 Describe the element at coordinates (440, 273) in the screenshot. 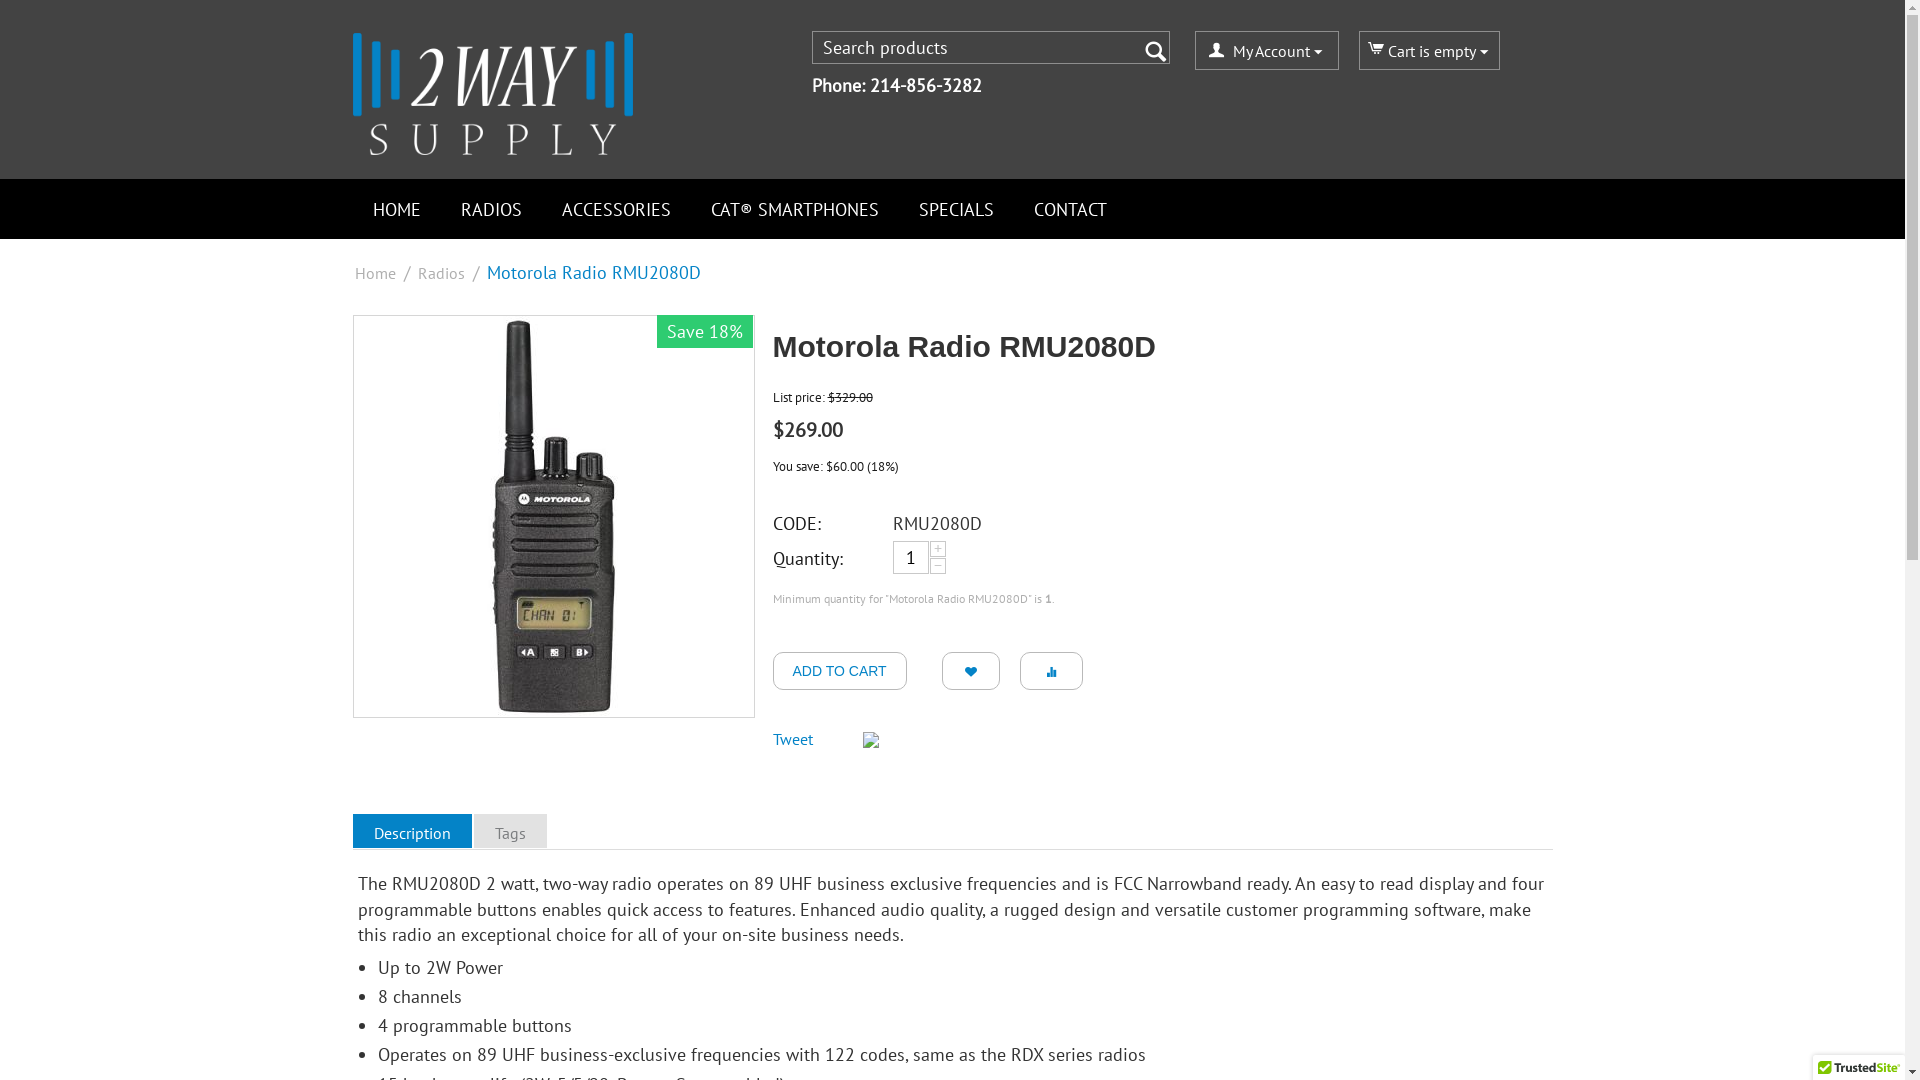

I see `'Radios'` at that location.